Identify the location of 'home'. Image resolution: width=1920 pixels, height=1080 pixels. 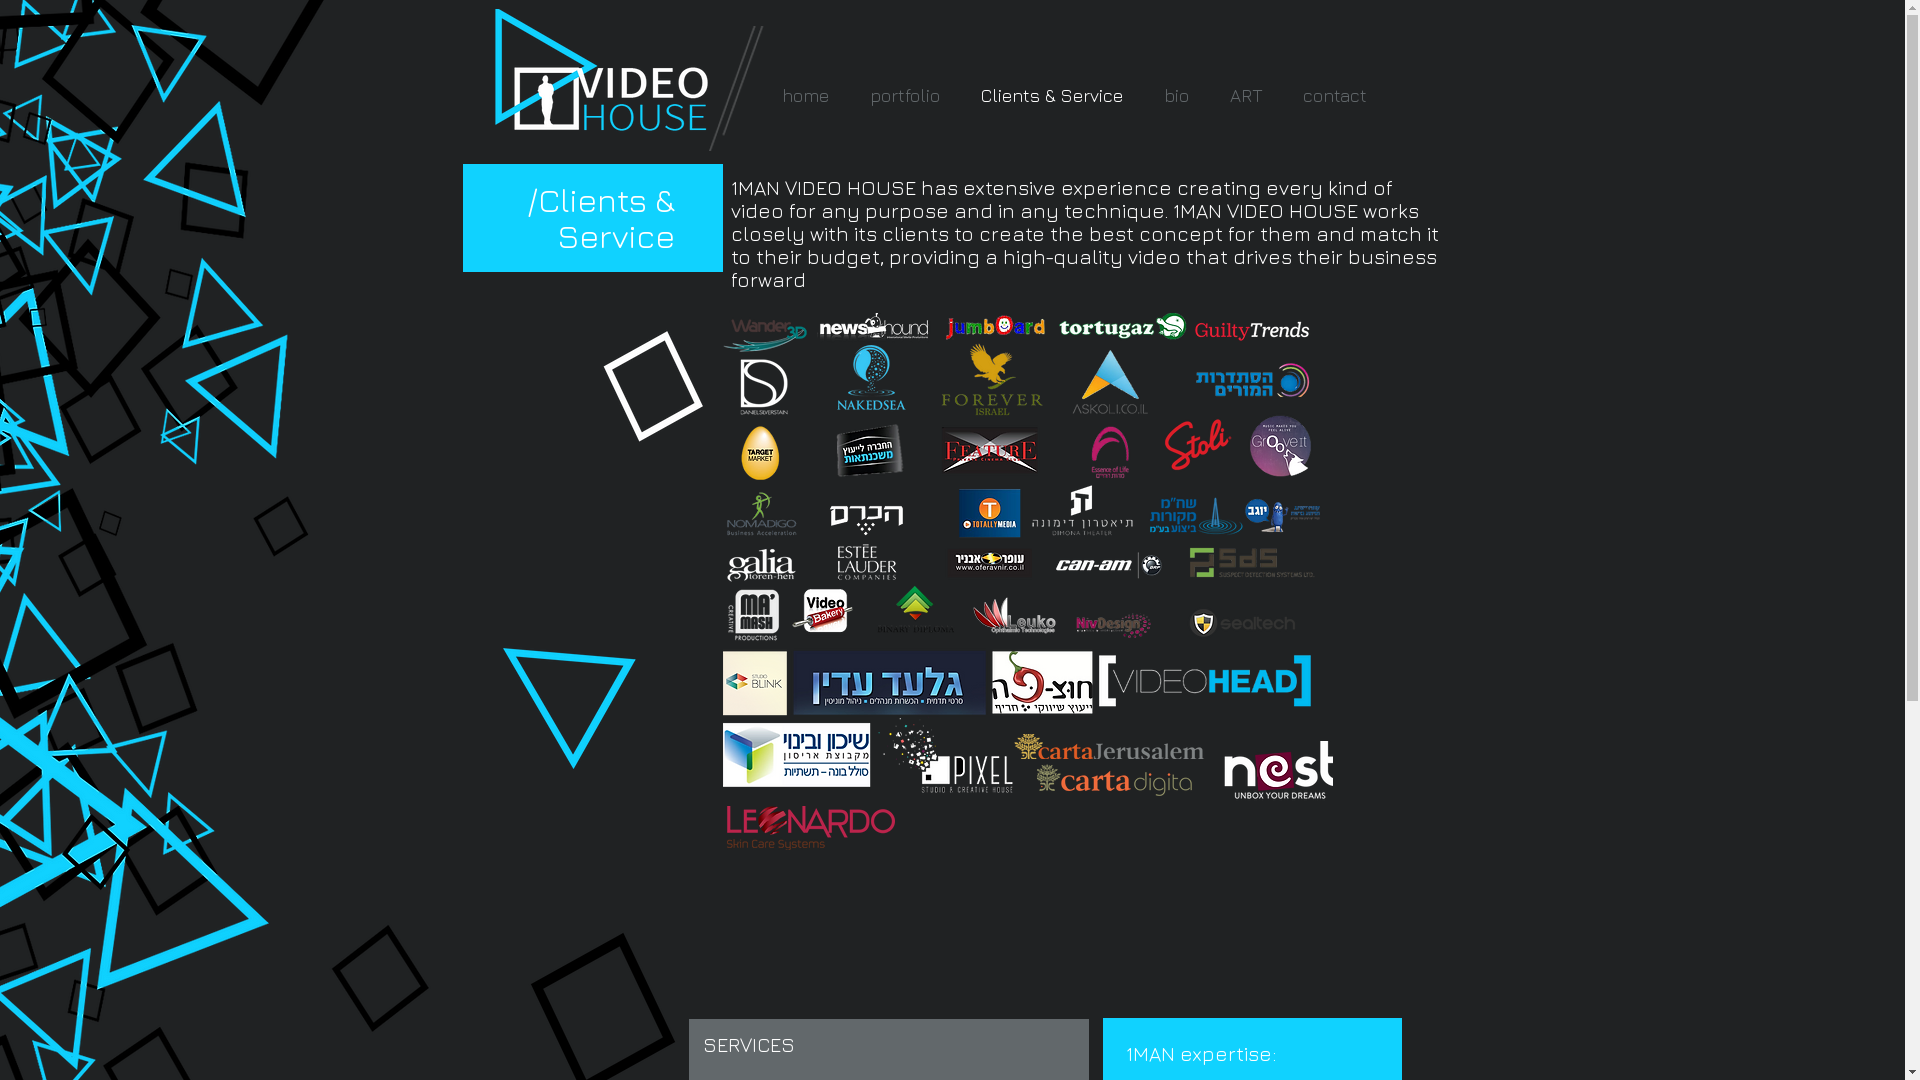
(806, 95).